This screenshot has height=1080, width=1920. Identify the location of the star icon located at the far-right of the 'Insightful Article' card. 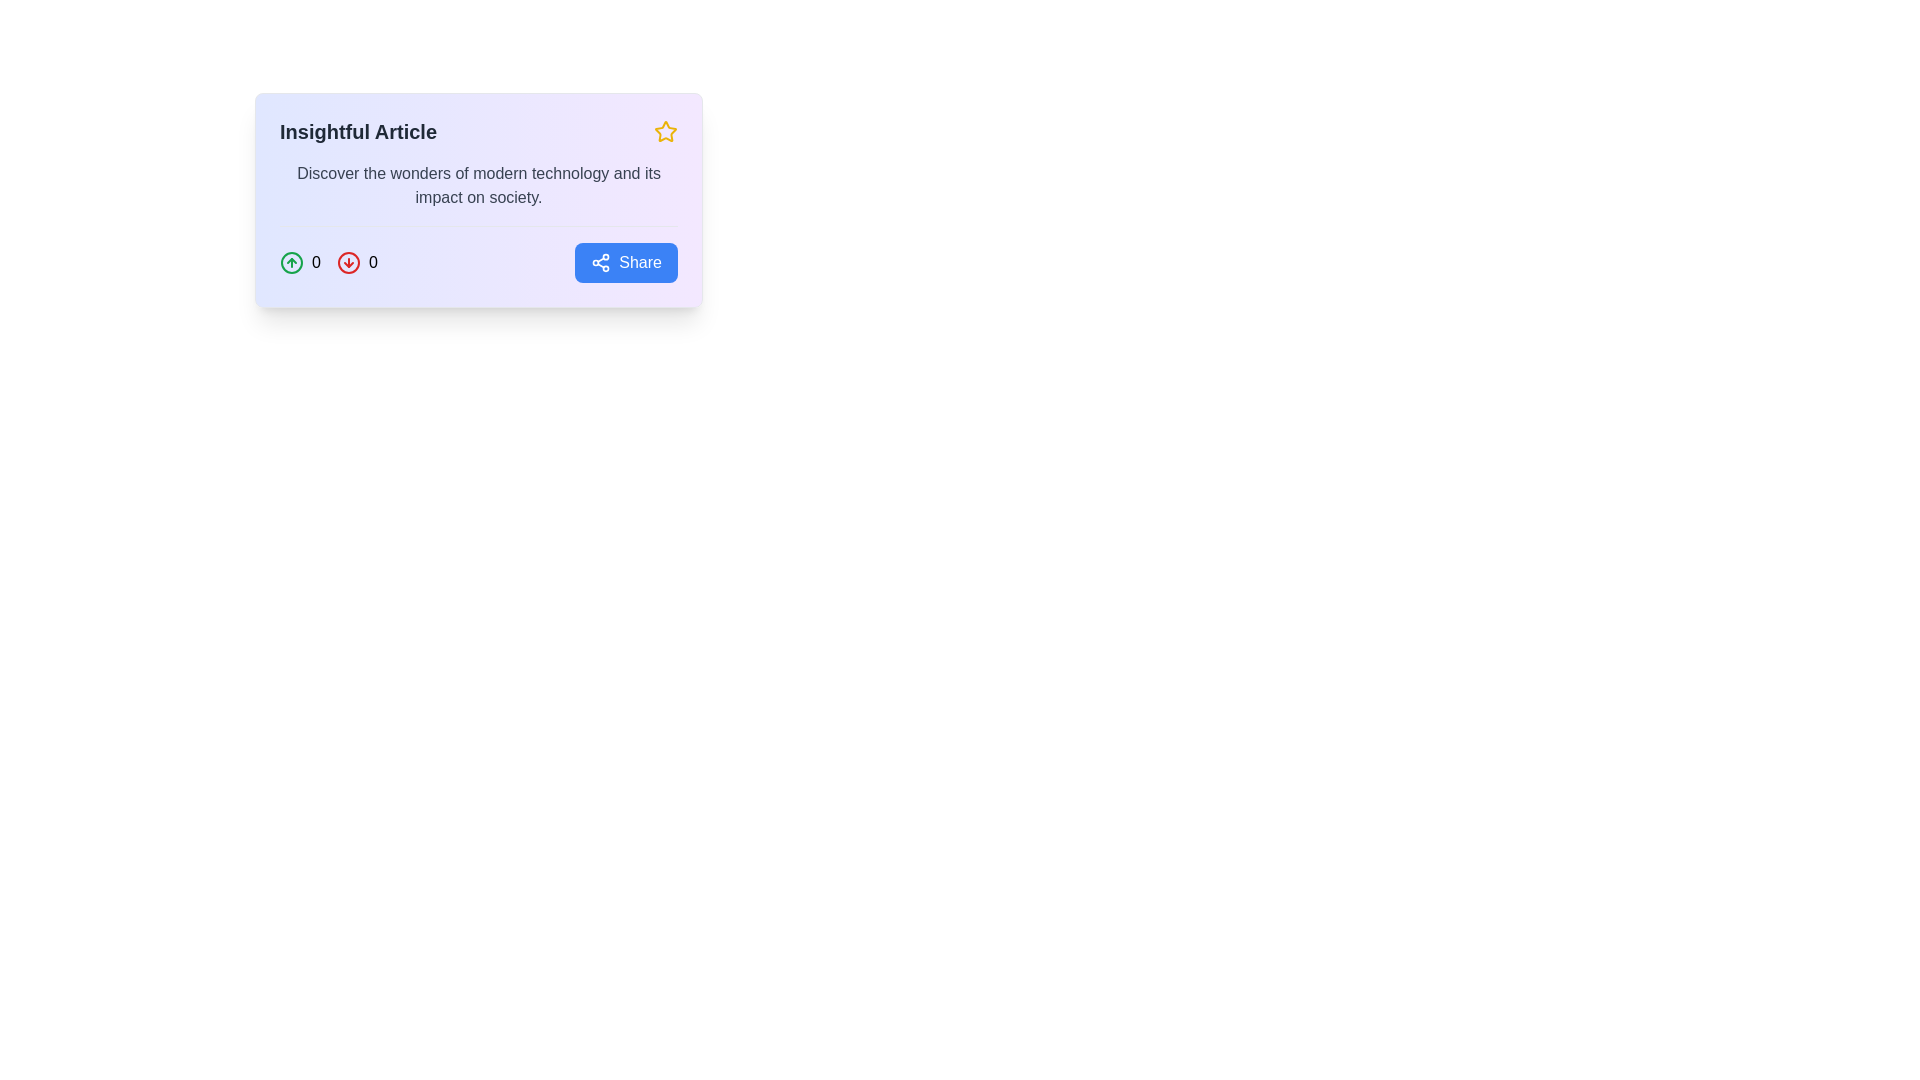
(666, 131).